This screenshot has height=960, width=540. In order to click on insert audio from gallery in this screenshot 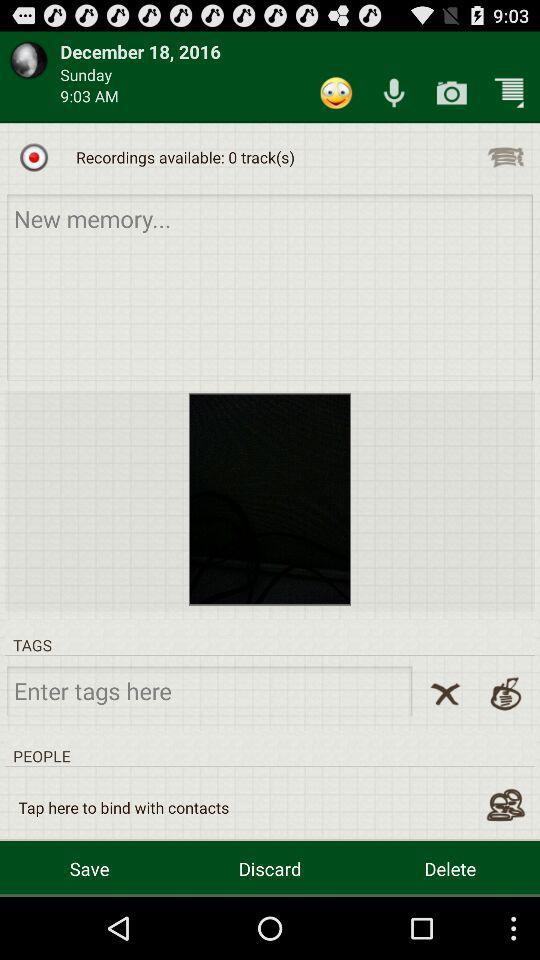, I will do `click(504, 156)`.